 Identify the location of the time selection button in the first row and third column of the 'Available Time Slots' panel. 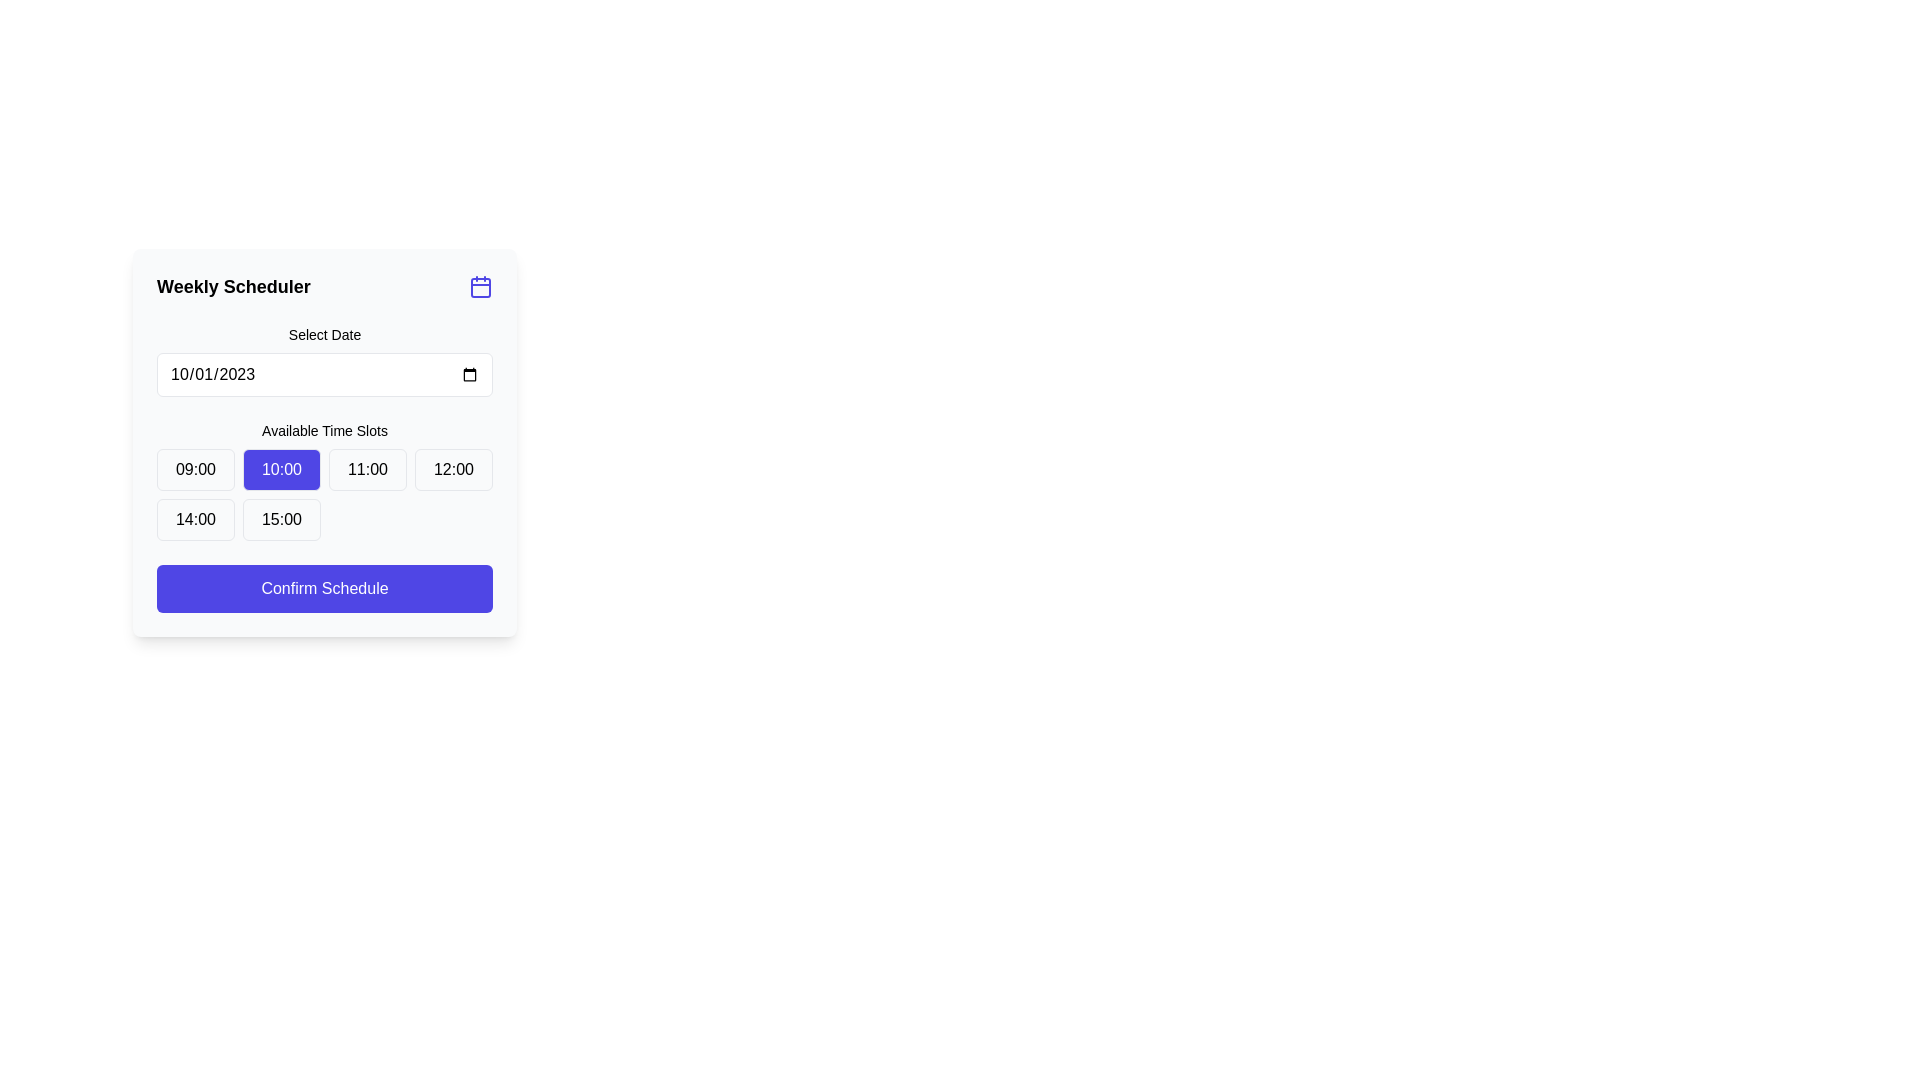
(368, 470).